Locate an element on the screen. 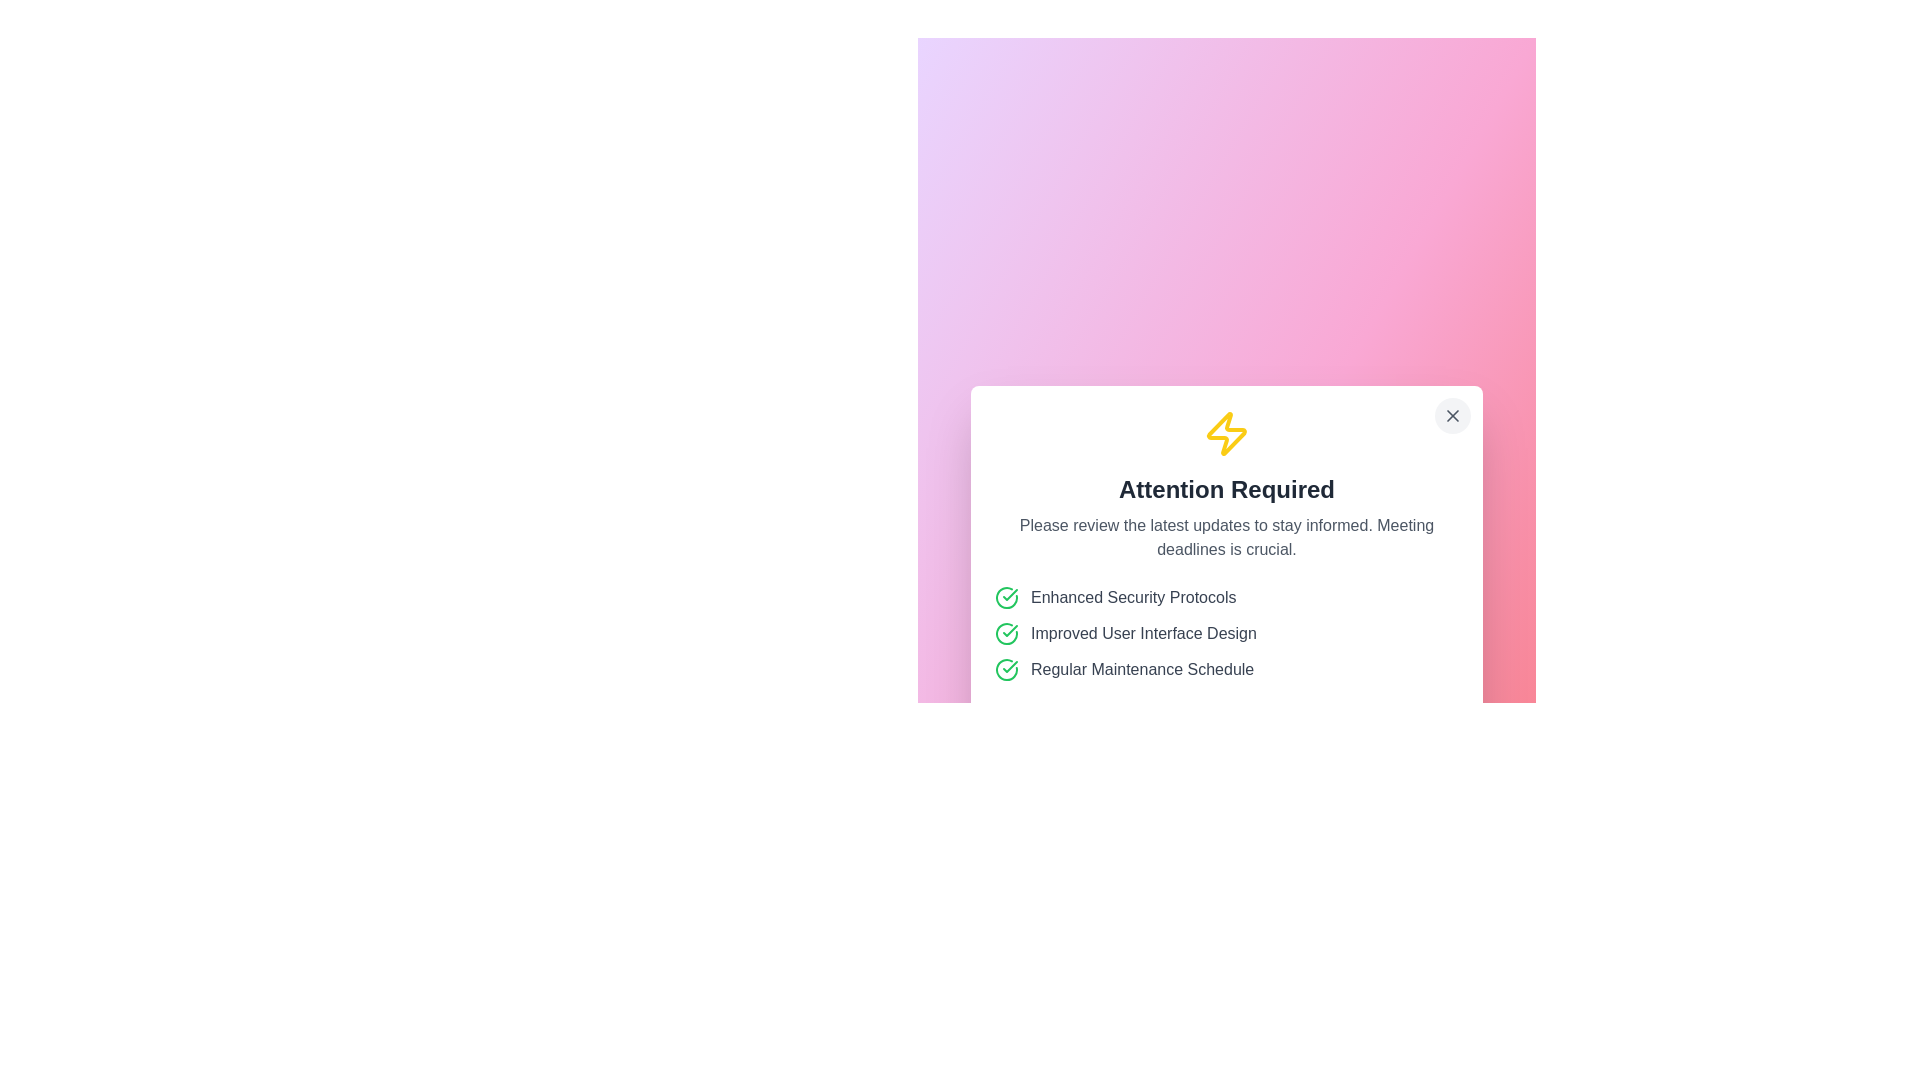 The height and width of the screenshot is (1080, 1920). texts within the list element located beneath the header 'Attention Required' in the modal window is located at coordinates (1226, 633).